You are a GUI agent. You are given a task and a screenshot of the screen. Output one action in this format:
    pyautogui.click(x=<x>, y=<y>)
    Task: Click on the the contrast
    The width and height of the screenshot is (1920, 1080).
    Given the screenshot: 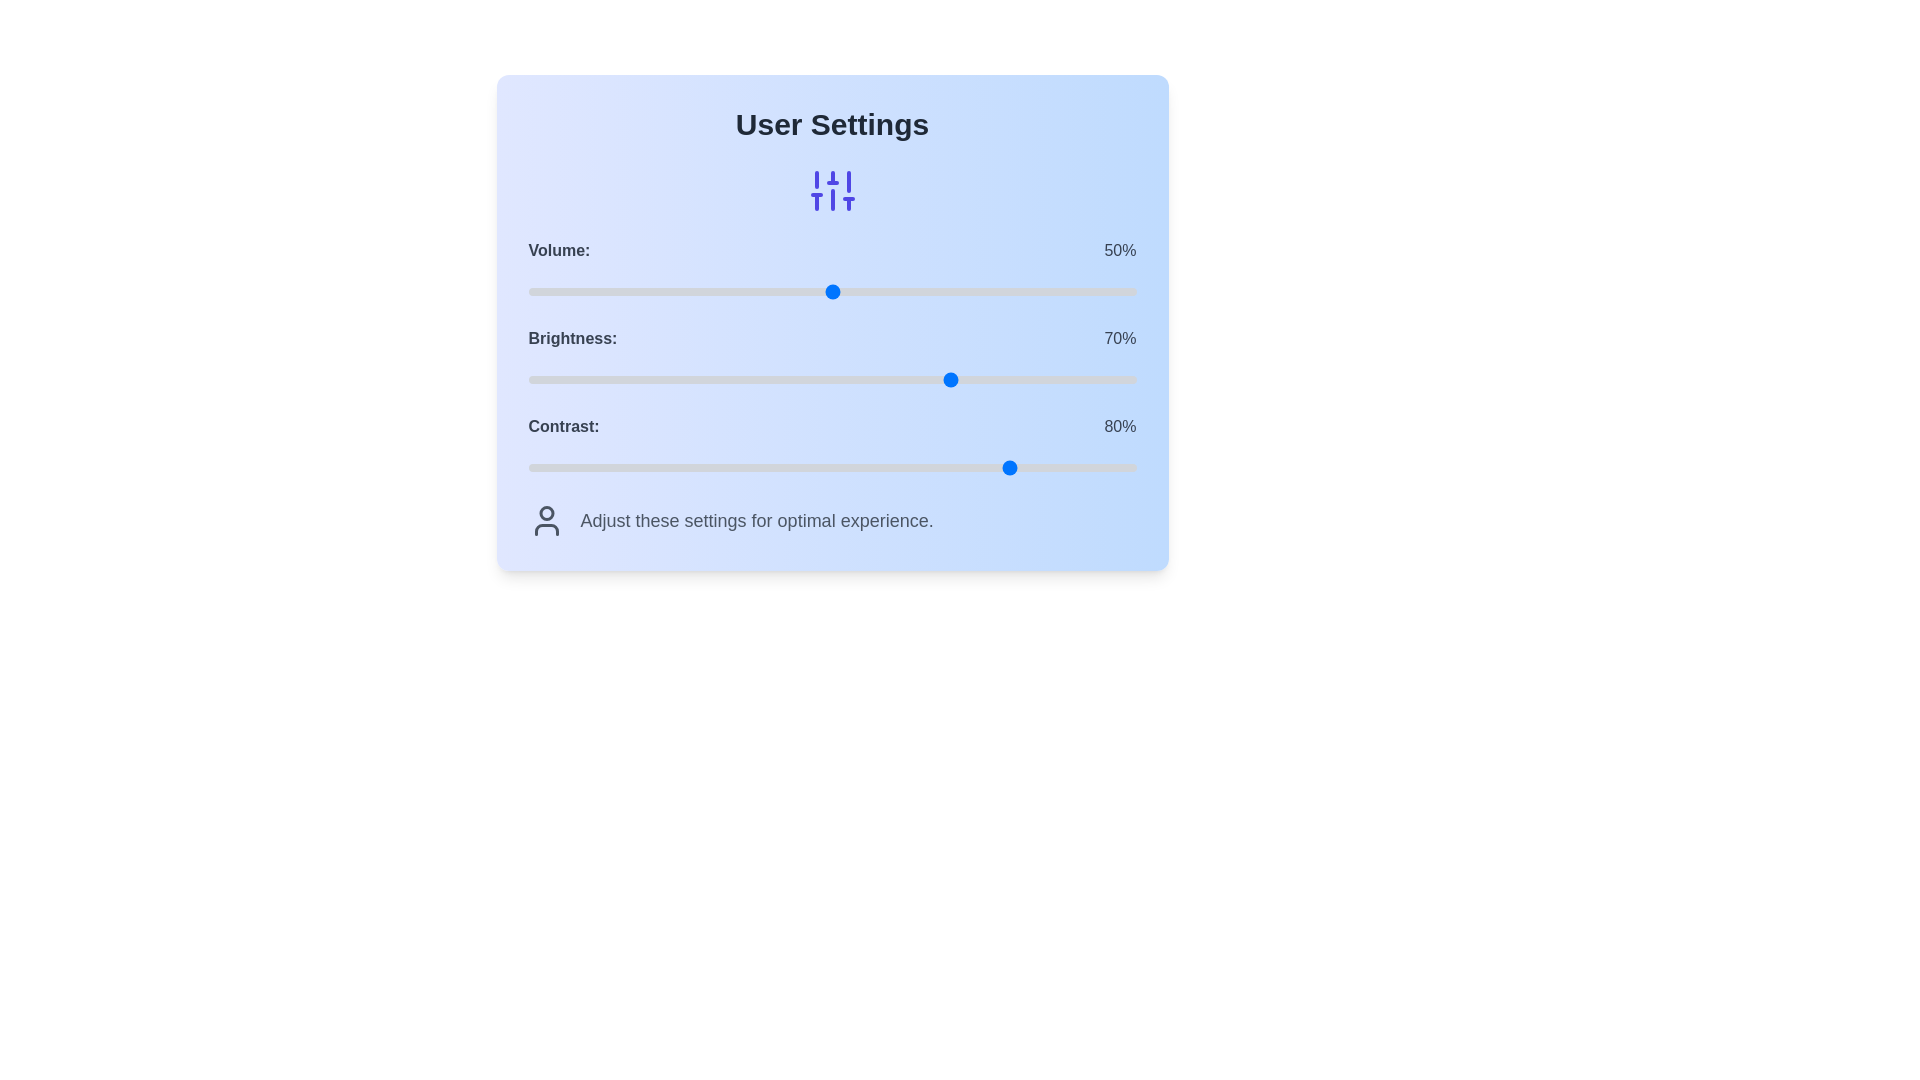 What is the action you would take?
    pyautogui.click(x=832, y=467)
    